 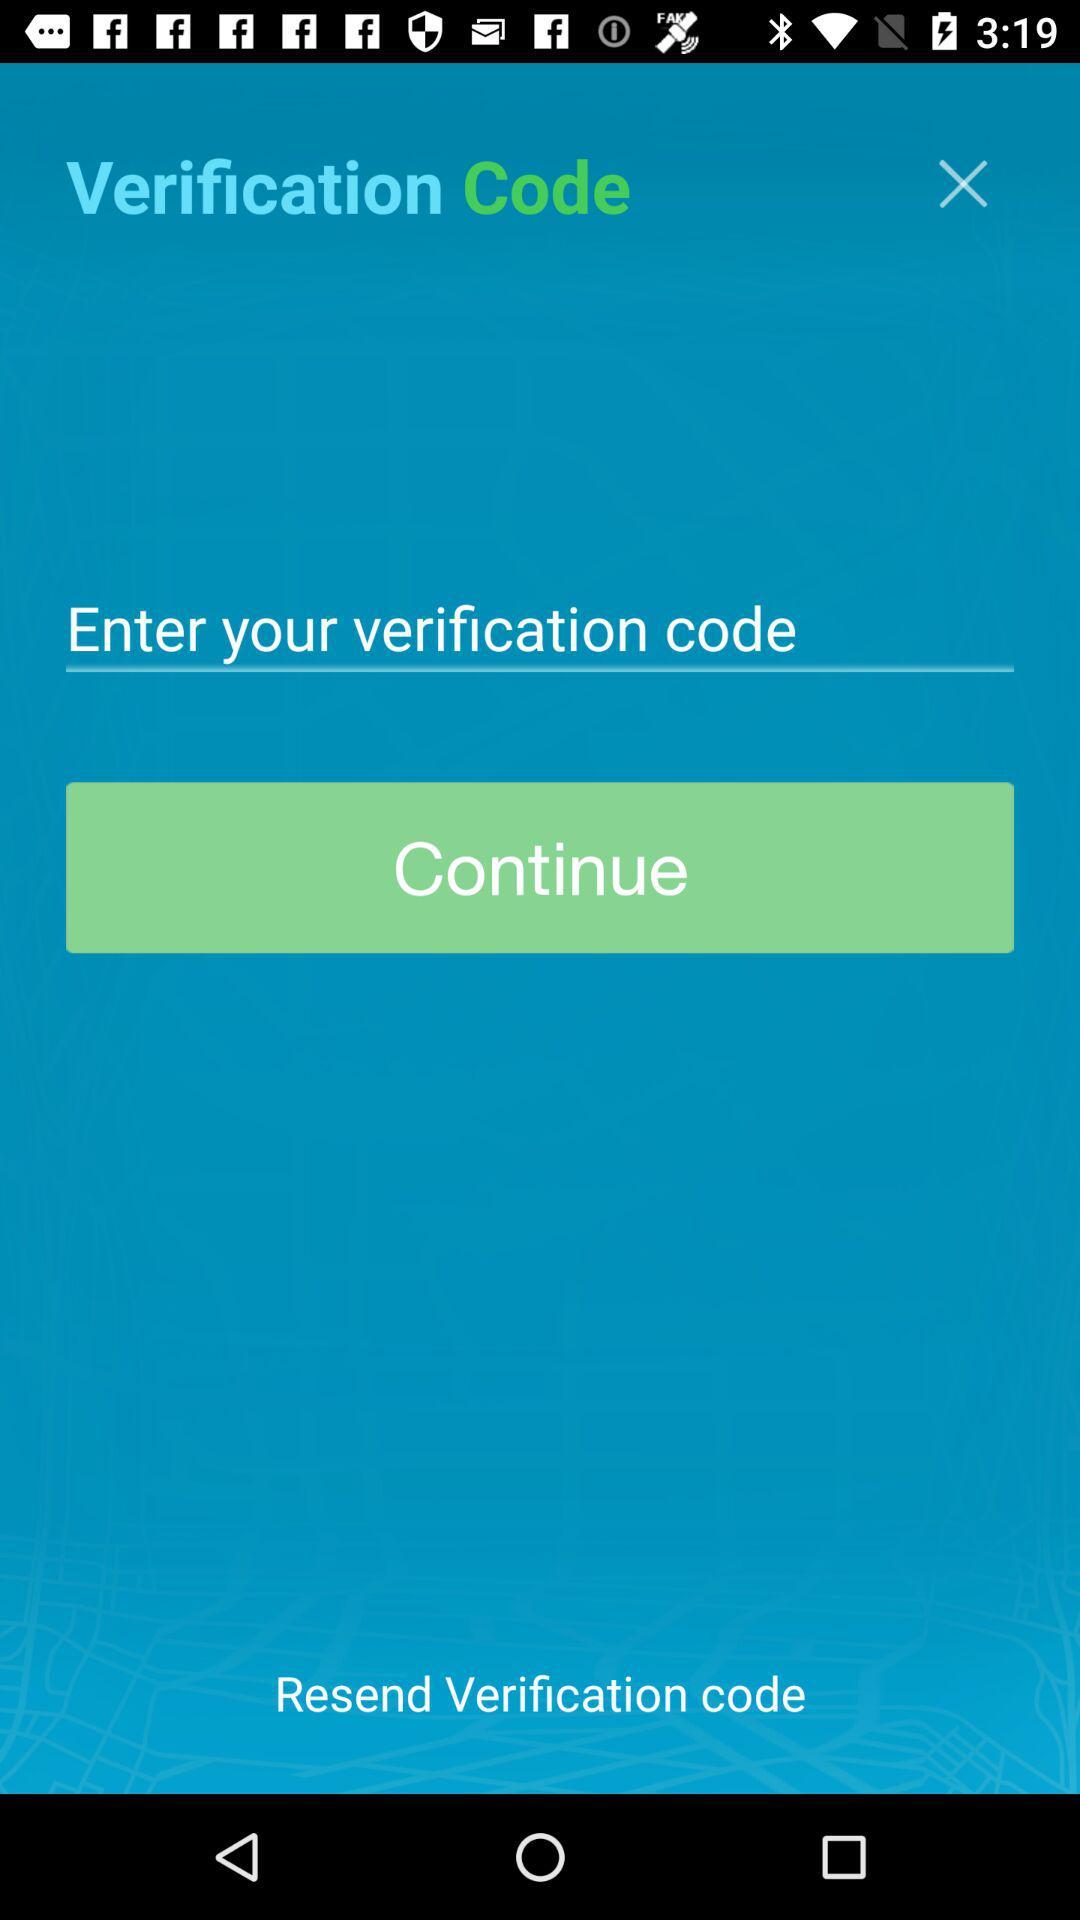 What do you see at coordinates (962, 183) in the screenshot?
I see `page` at bounding box center [962, 183].